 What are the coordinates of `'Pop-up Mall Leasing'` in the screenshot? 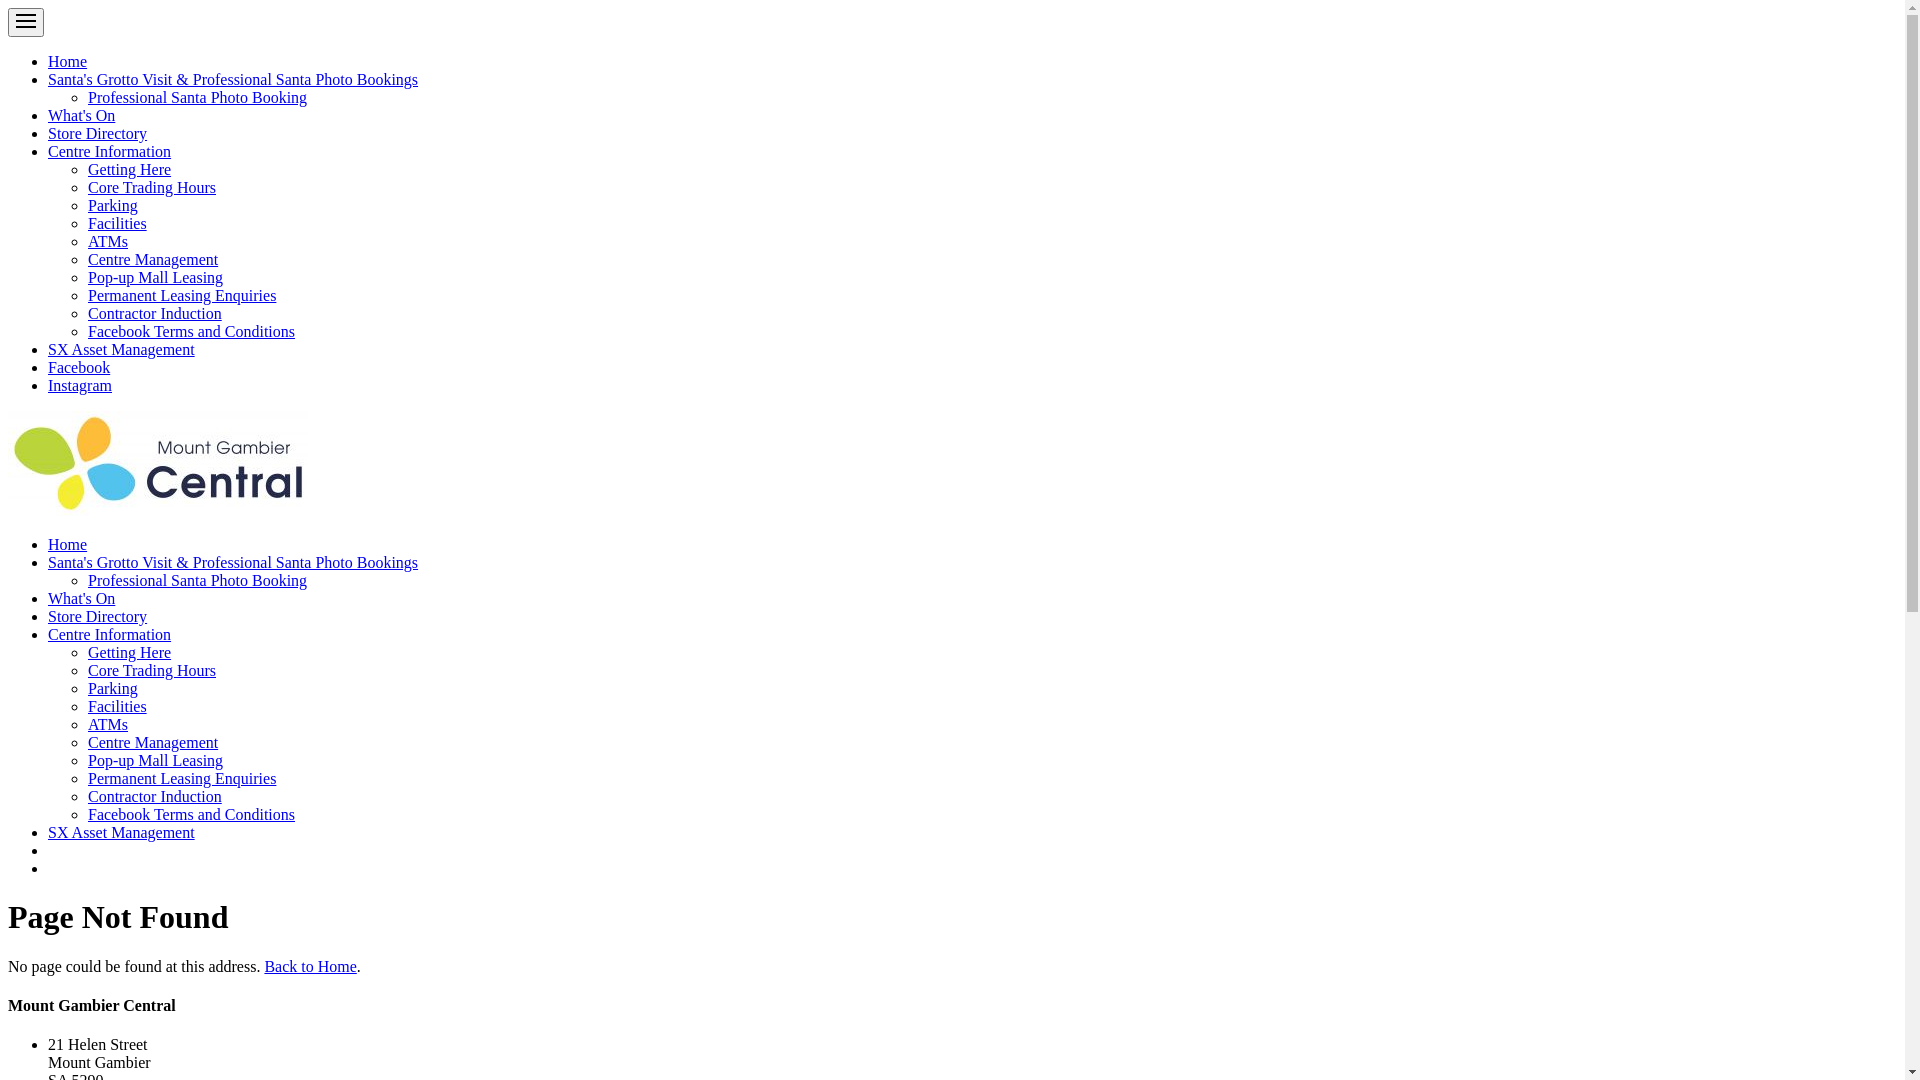 It's located at (154, 760).